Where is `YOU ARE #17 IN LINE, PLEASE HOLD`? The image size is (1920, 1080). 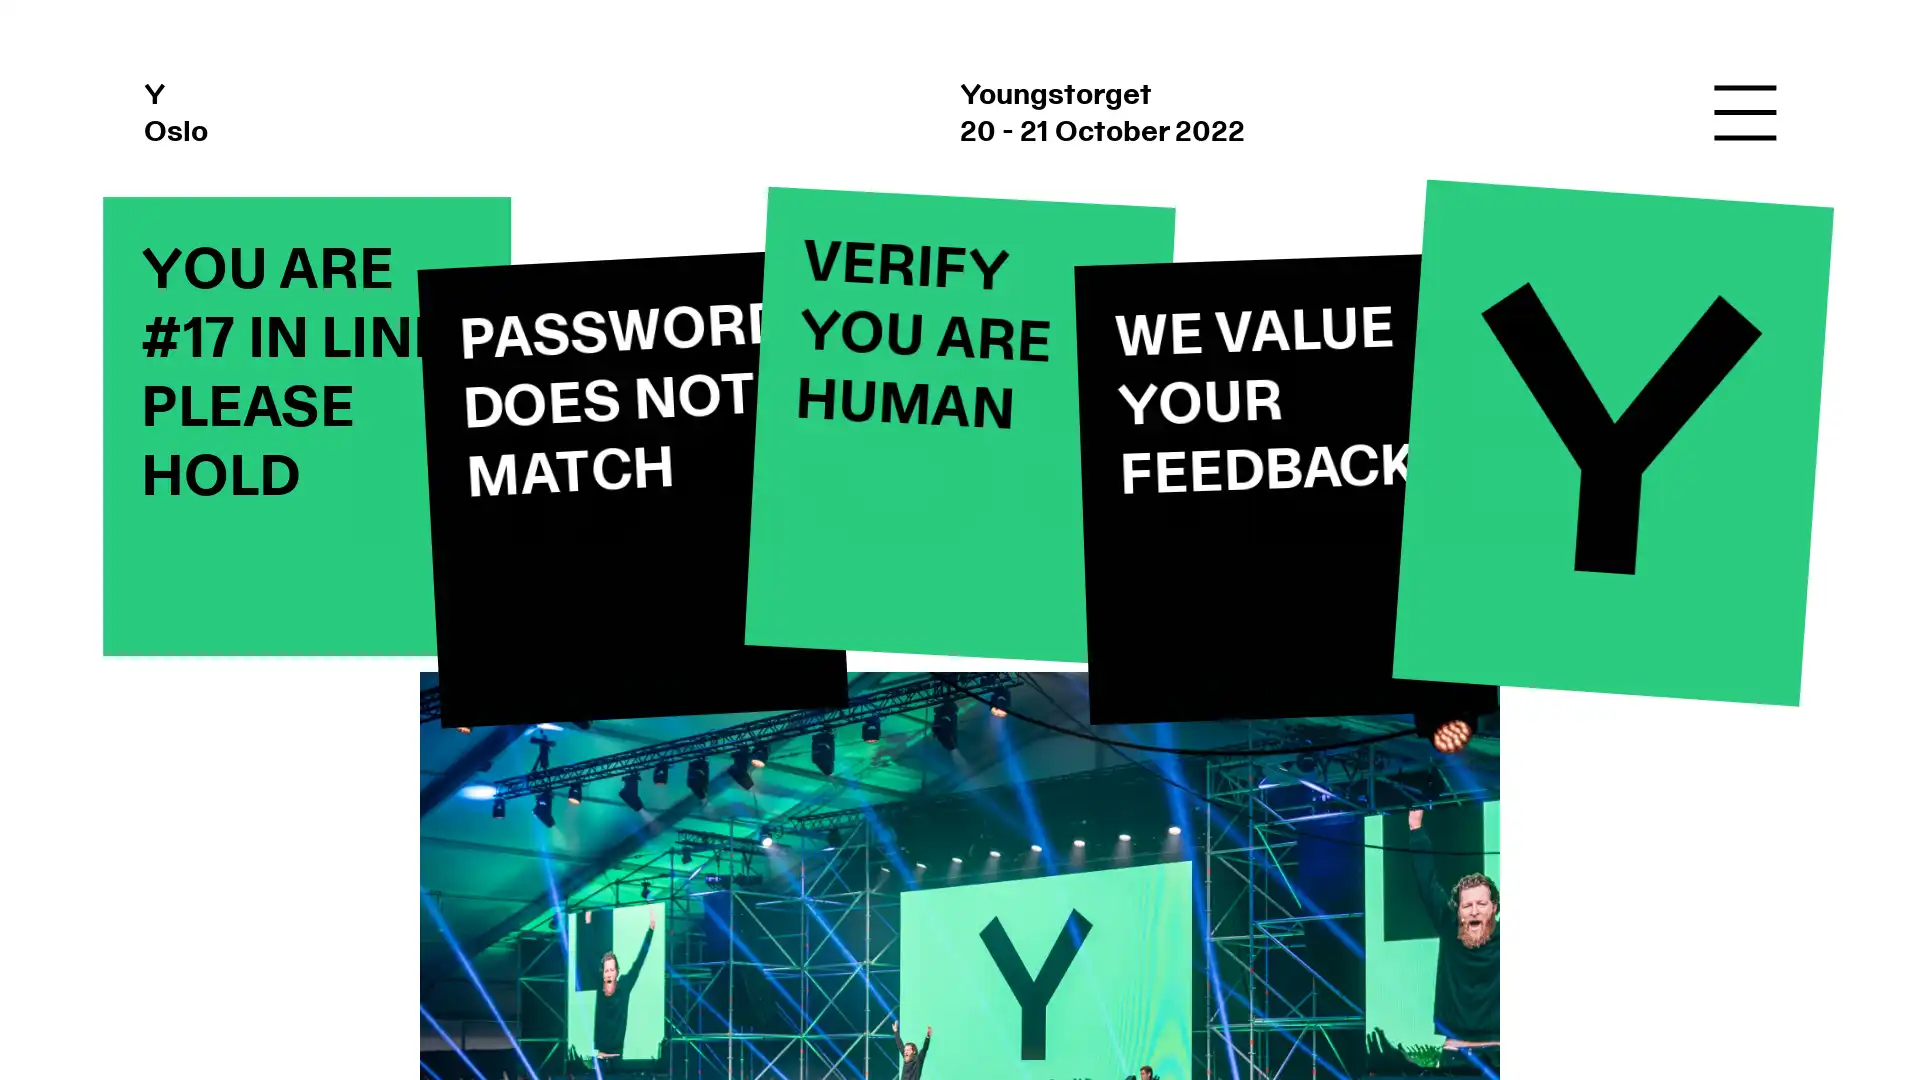 YOU ARE #17 IN LINE, PLEASE HOLD is located at coordinates (306, 425).